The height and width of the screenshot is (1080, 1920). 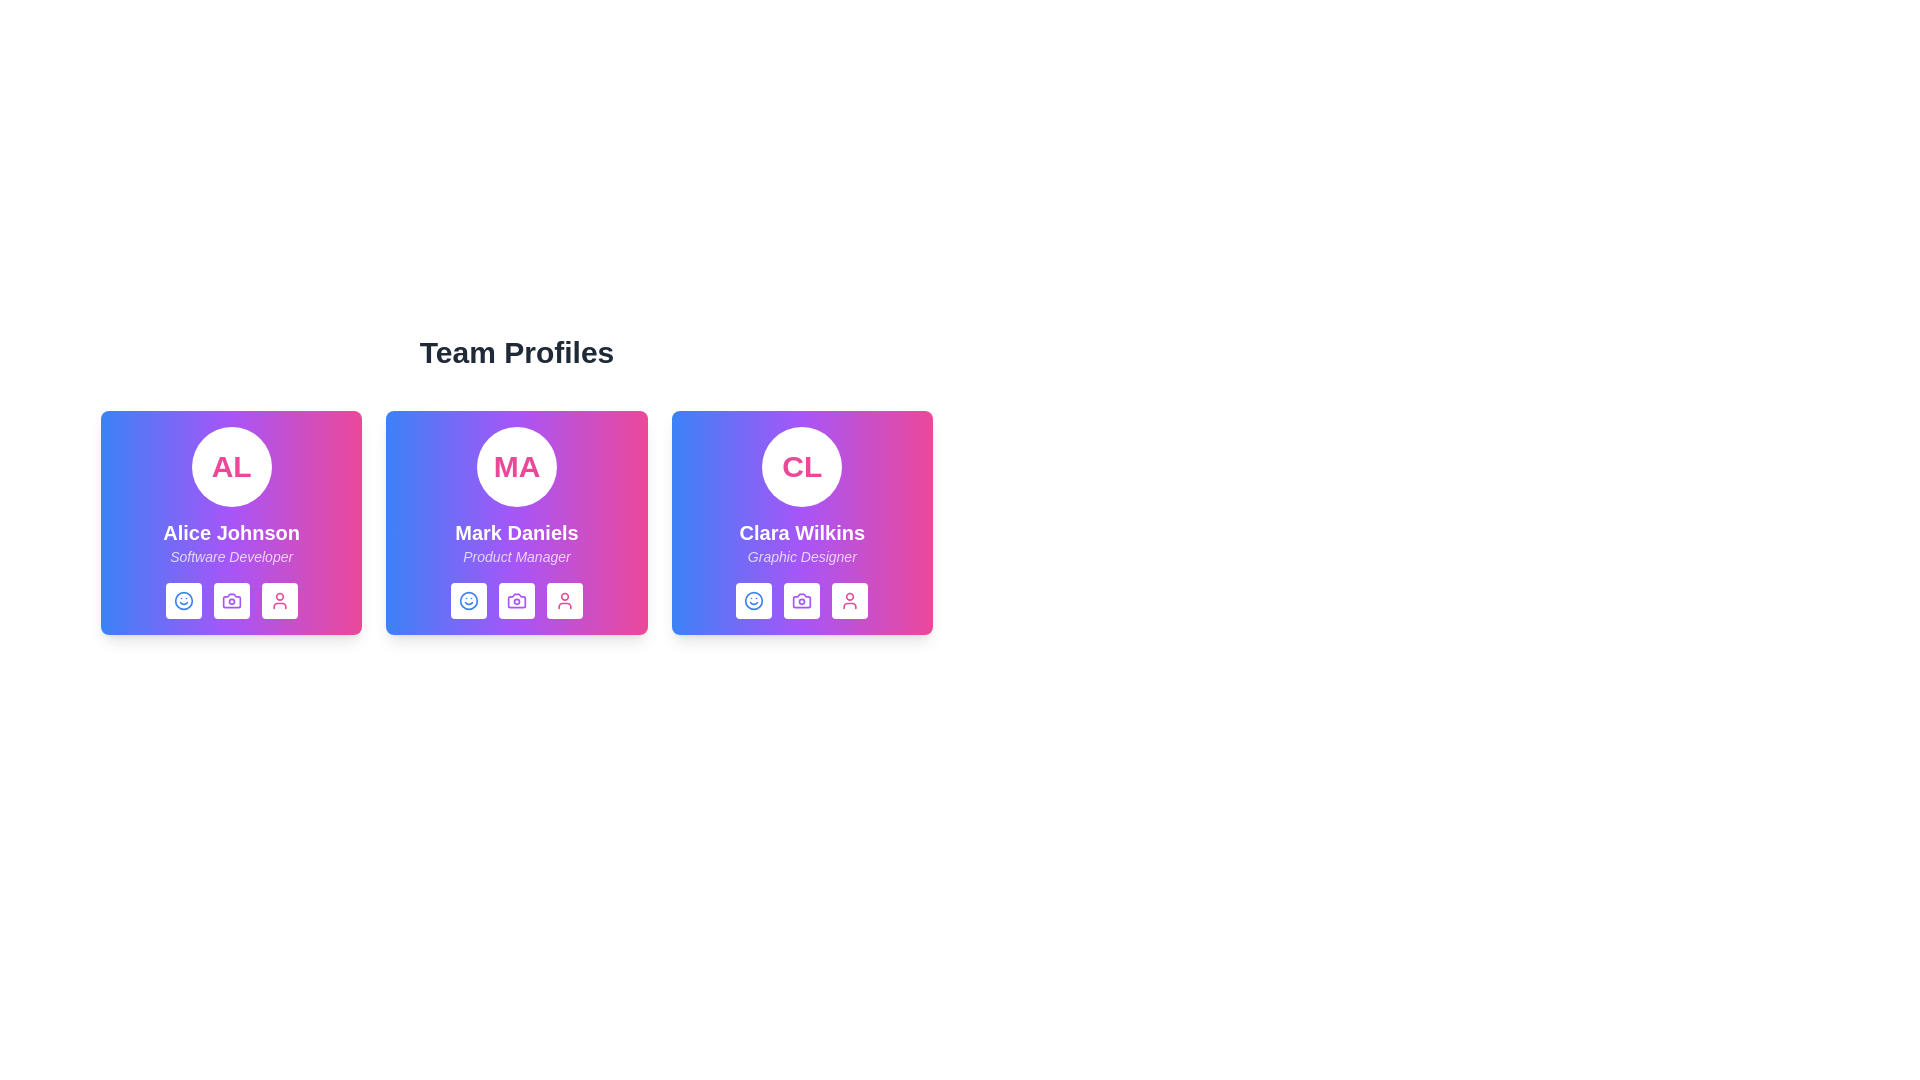 I want to click on the avatar representing the profile named 'Clara Wilkins' located at the top of the profile card in the third position from the left in the 'Team Profiles' section, so click(x=802, y=466).